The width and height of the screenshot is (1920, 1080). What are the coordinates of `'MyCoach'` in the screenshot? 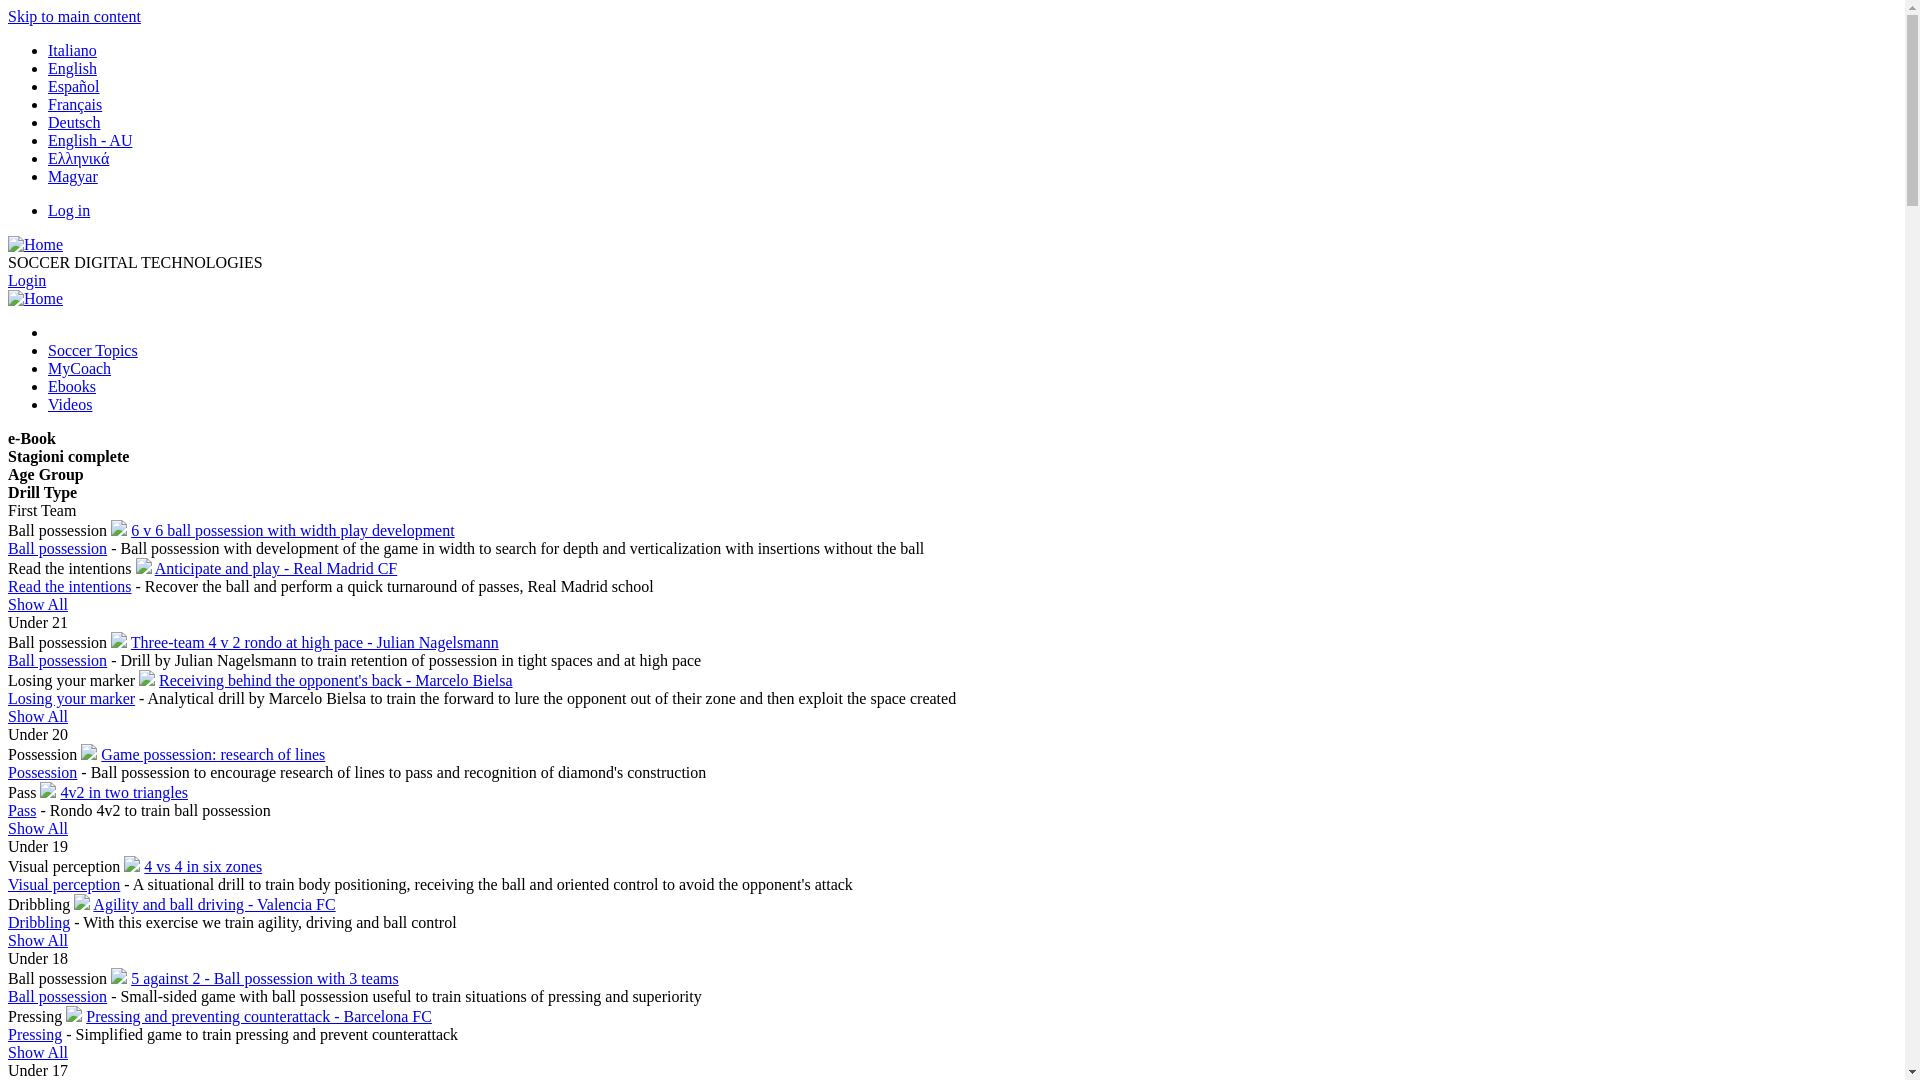 It's located at (79, 368).